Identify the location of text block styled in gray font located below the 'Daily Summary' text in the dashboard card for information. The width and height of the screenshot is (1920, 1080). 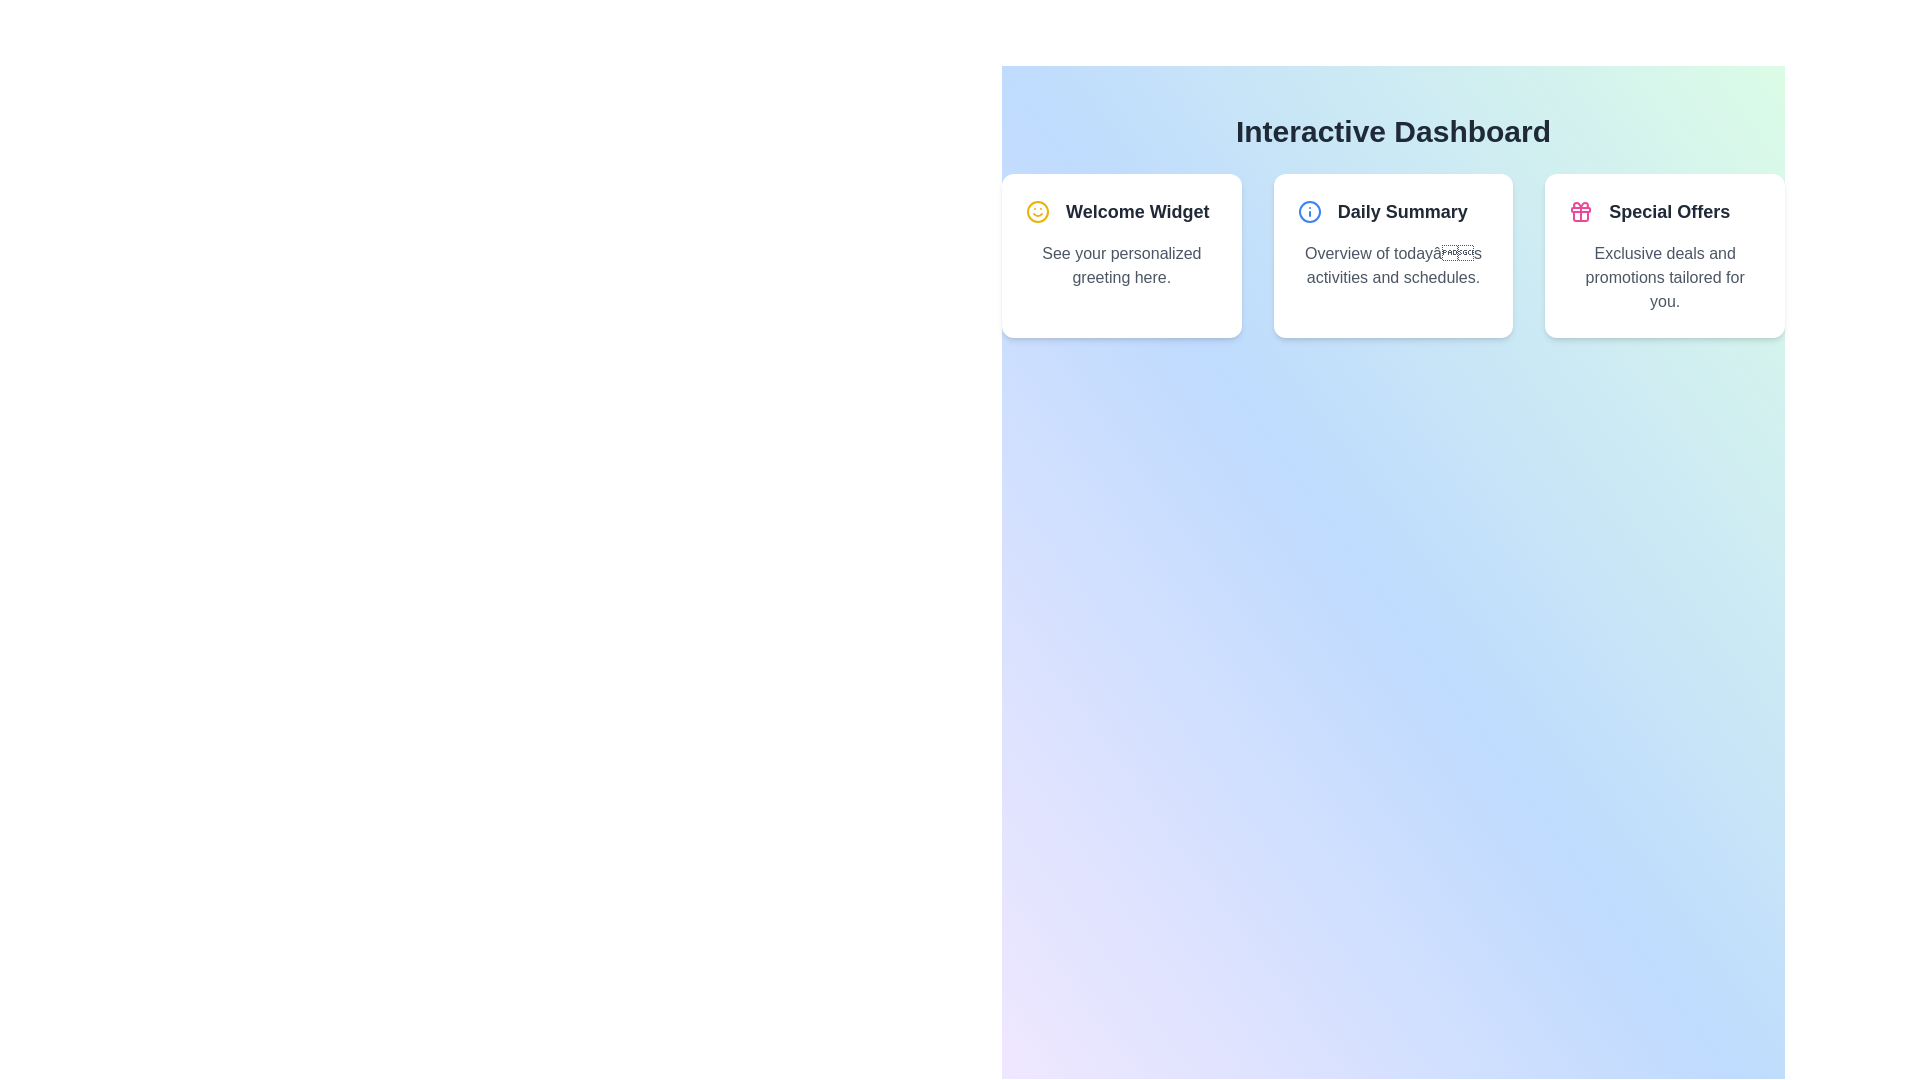
(1392, 265).